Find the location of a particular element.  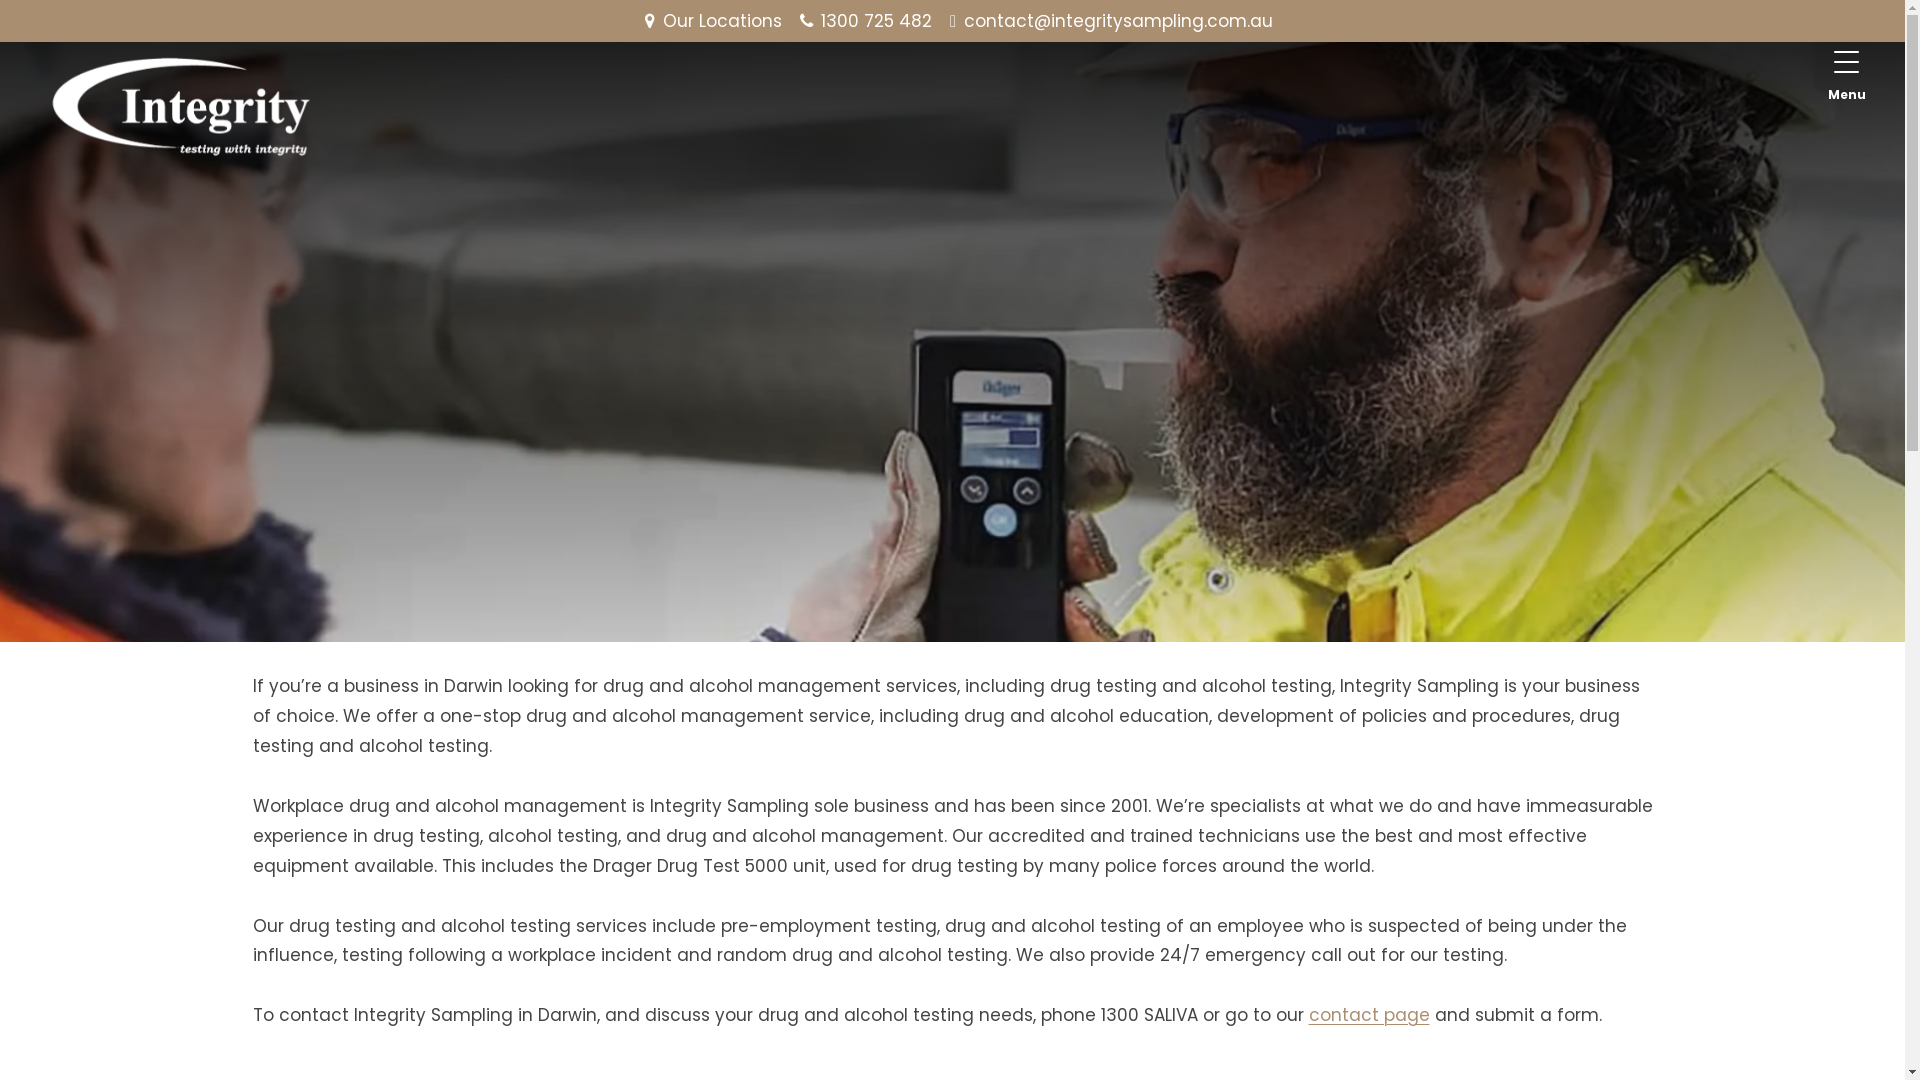

'Menu' is located at coordinates (1846, 73).